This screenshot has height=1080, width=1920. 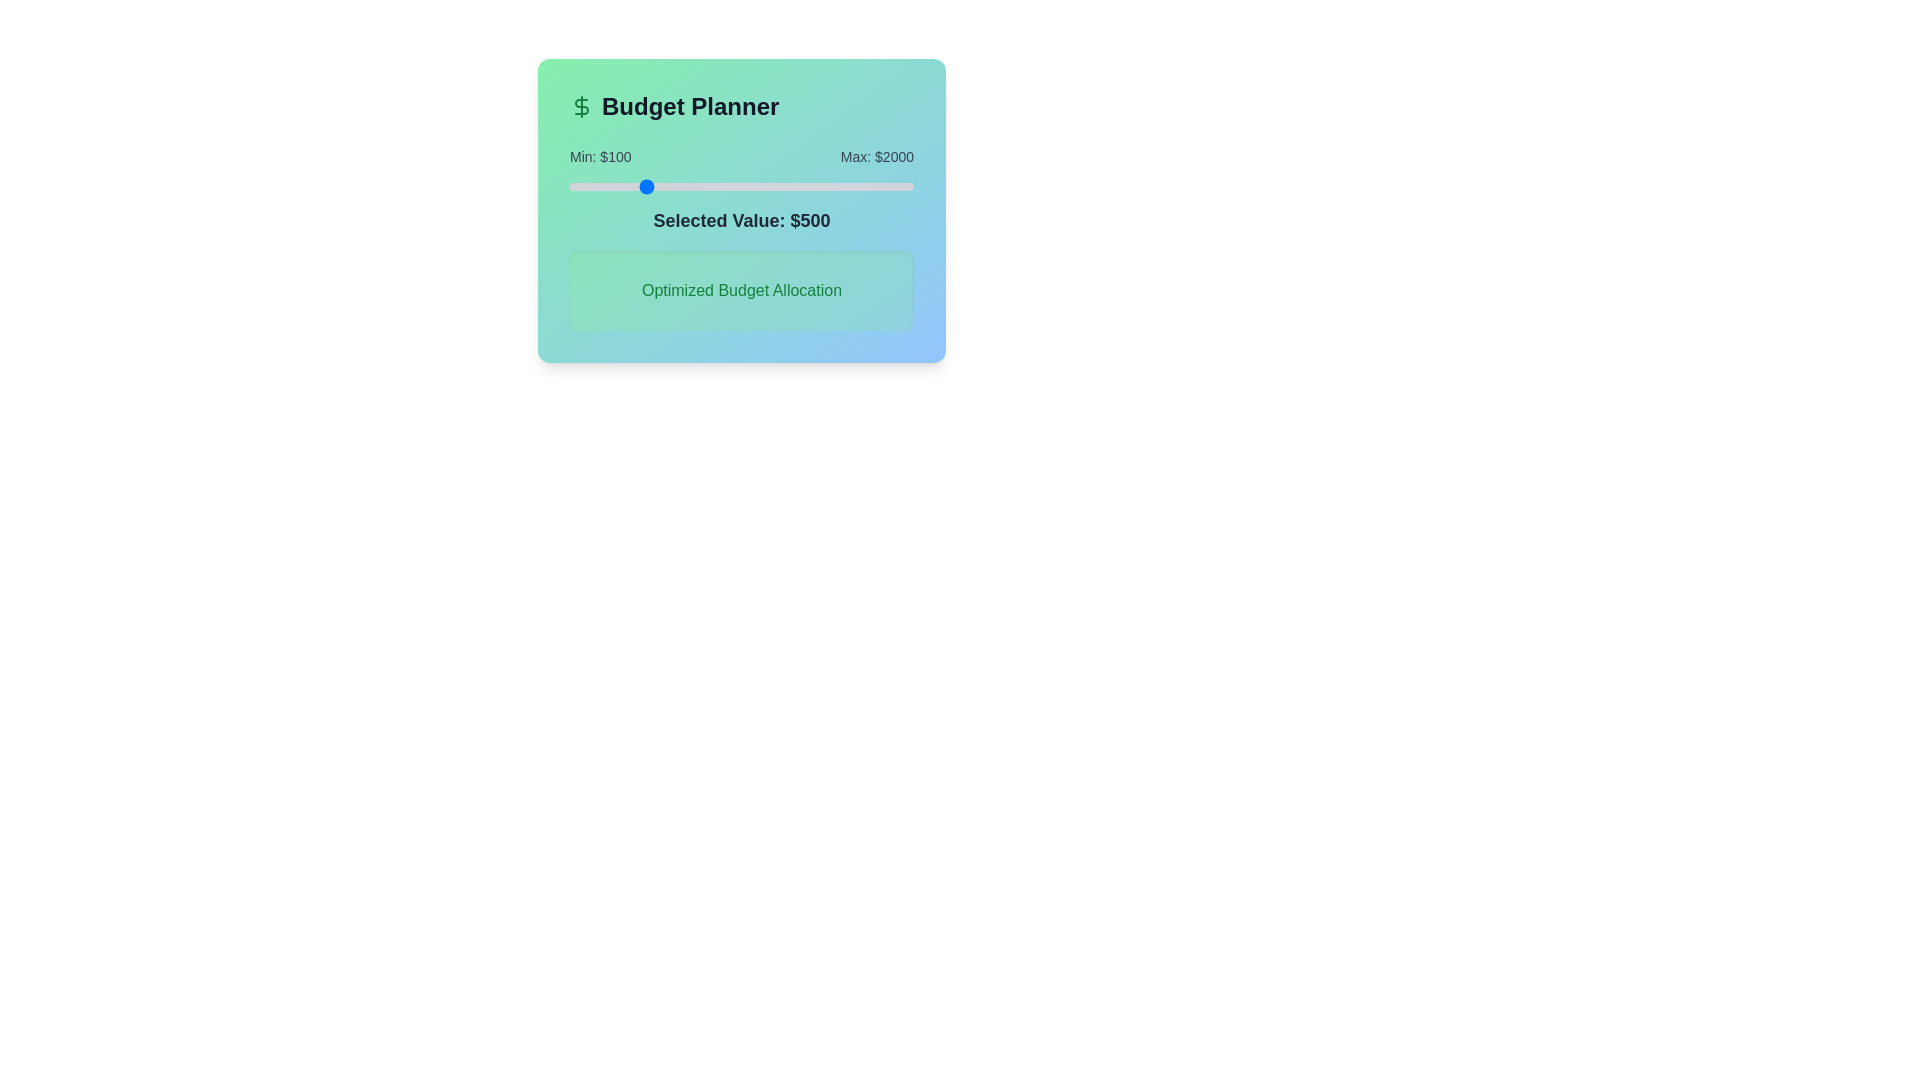 What do you see at coordinates (607, 186) in the screenshot?
I see `the slider to the desired value 313` at bounding box center [607, 186].